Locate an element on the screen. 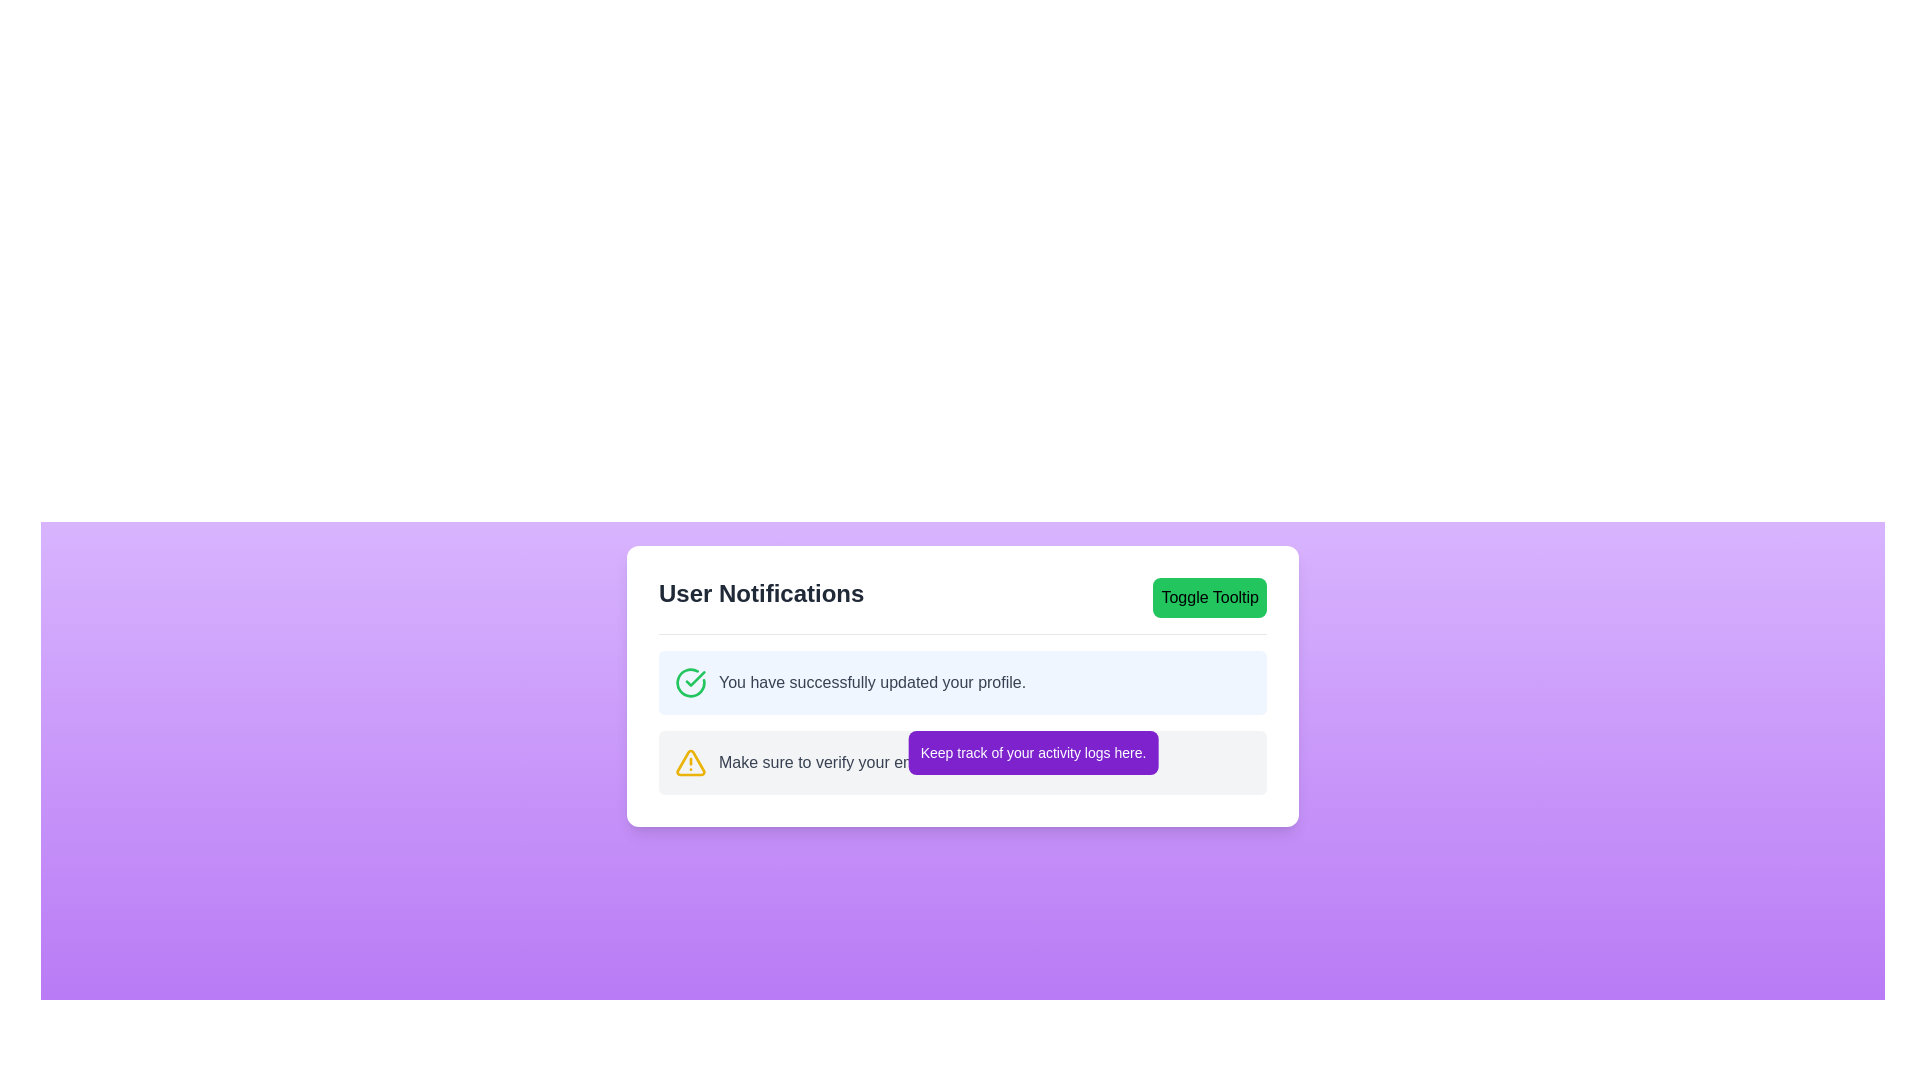 Image resolution: width=1920 pixels, height=1080 pixels. success notification banner located in the 'User Notifications' section, which indicates that the profile update was successful is located at coordinates (963, 681).